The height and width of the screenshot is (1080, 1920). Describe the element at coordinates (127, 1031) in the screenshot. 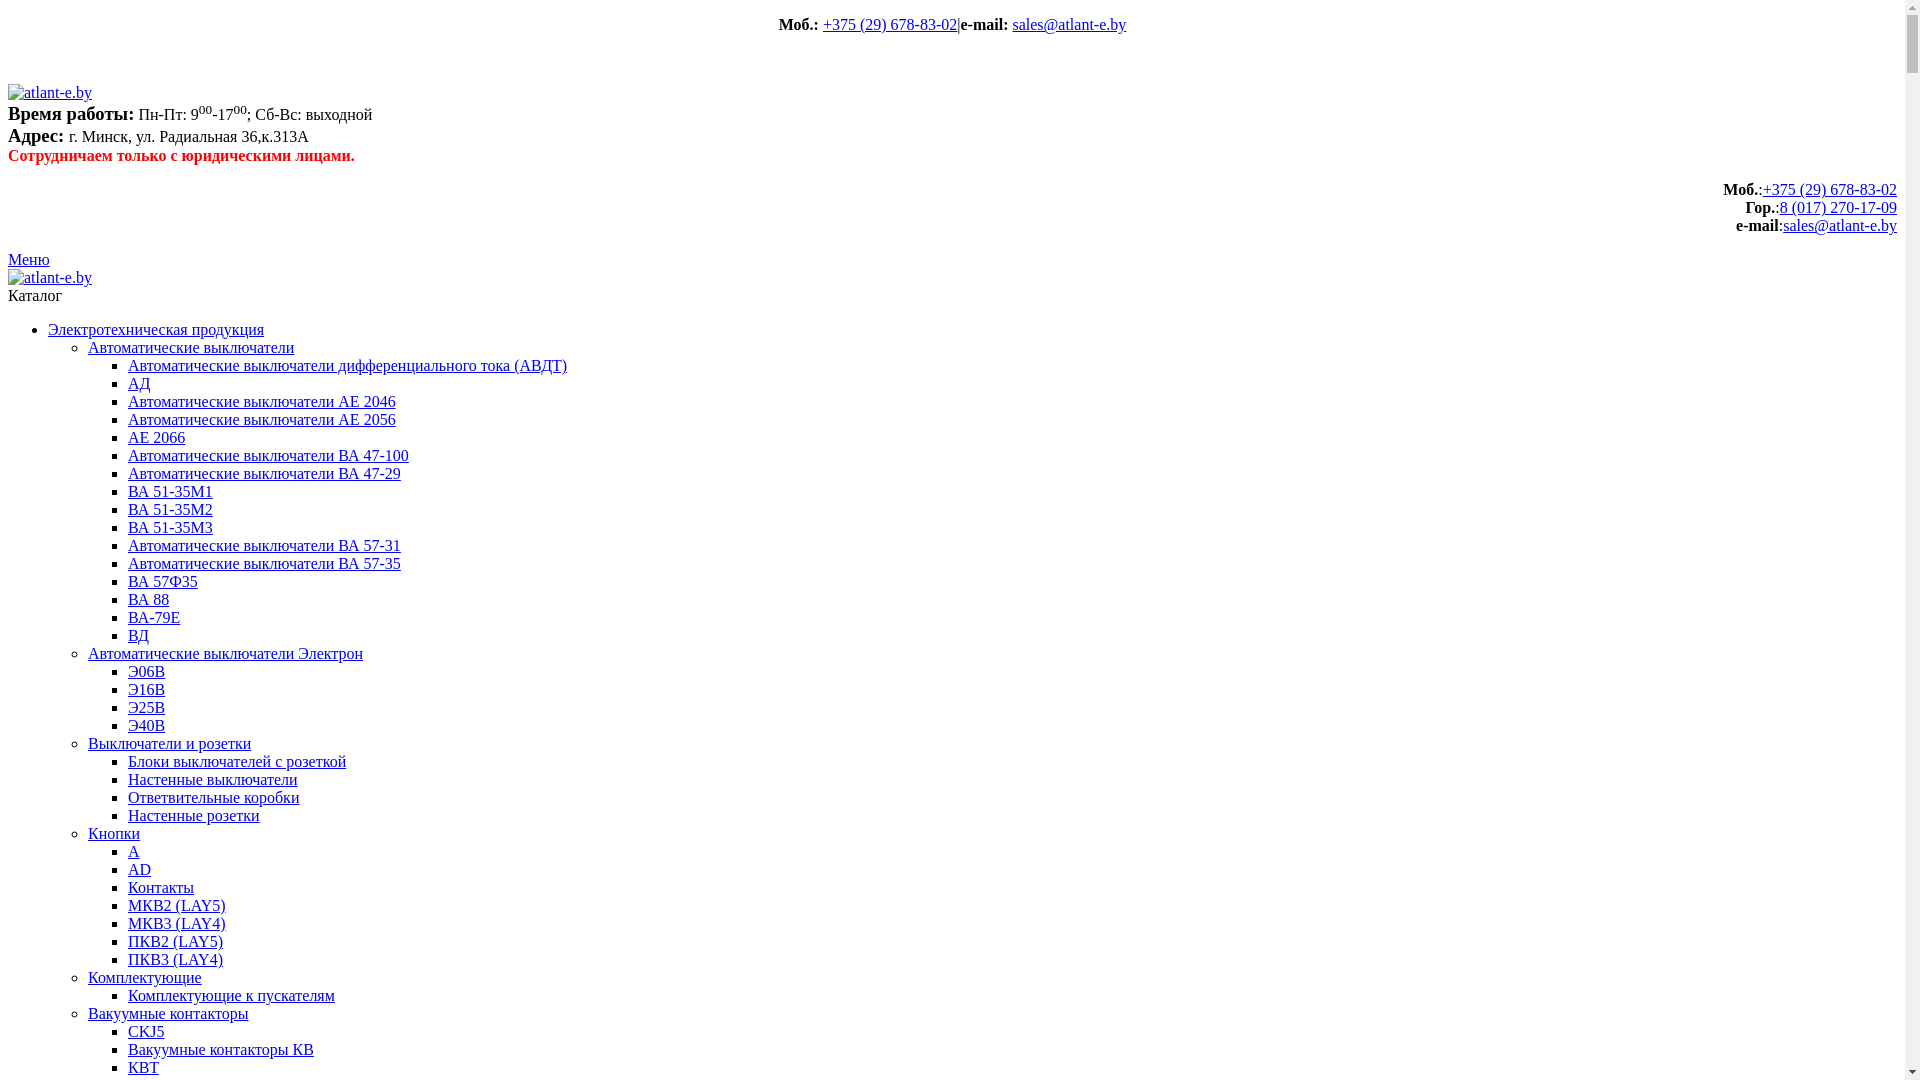

I see `'CKJ5'` at that location.